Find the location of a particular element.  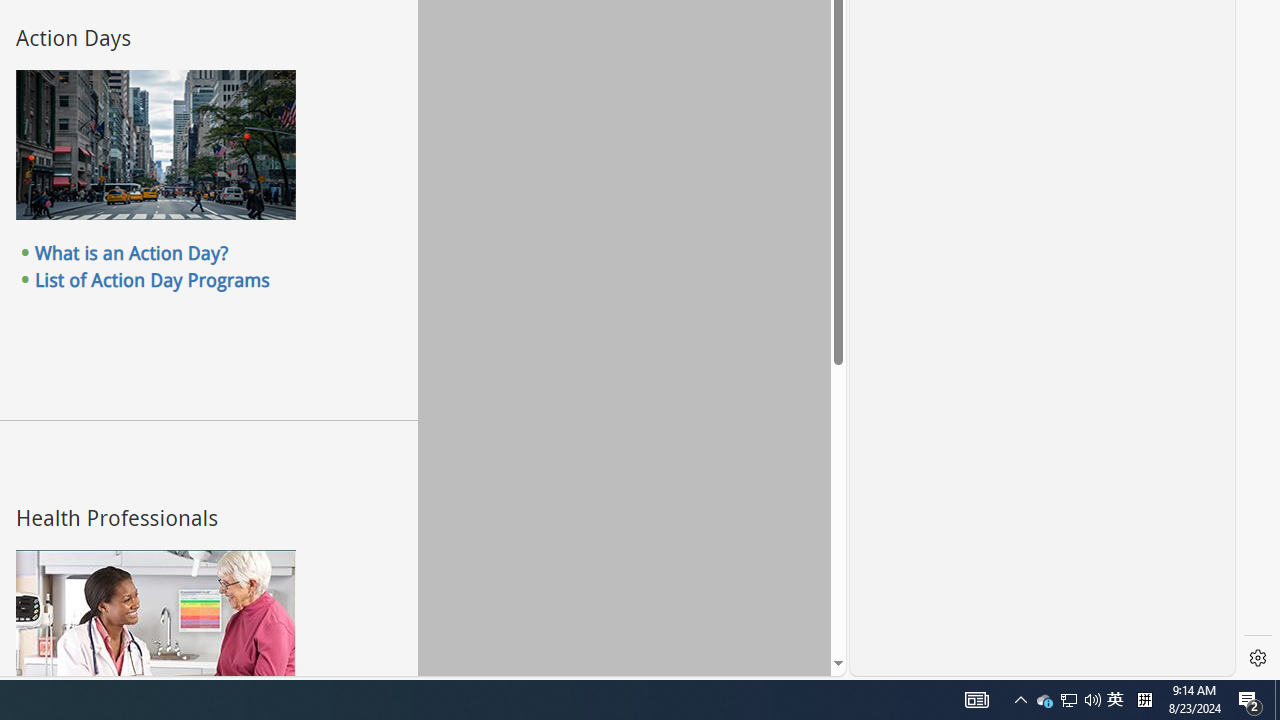

'Health Professionals' is located at coordinates (154, 622).